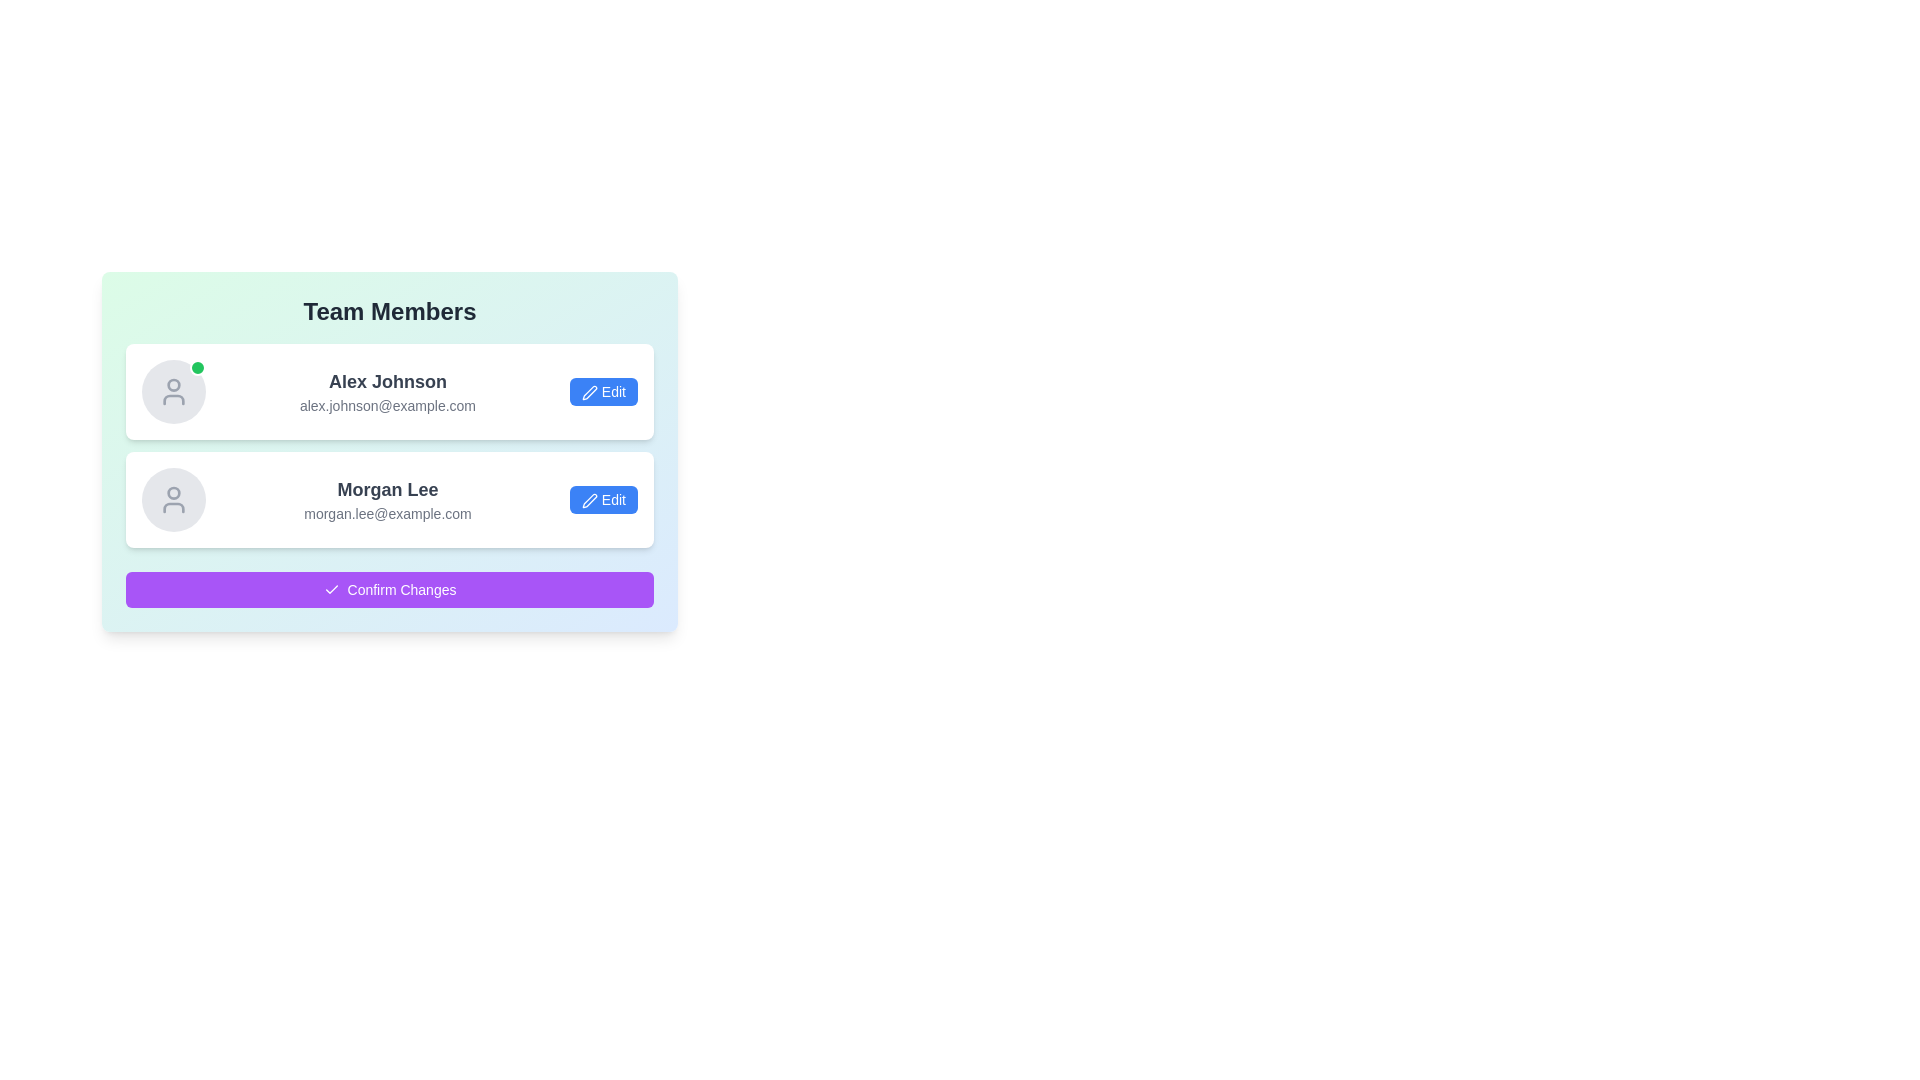 The height and width of the screenshot is (1080, 1920). Describe the element at coordinates (388, 489) in the screenshot. I see `the text label displaying the name of the team member, which is positioned directly above the email address 'morgan.lee@example.com', for copying` at that location.